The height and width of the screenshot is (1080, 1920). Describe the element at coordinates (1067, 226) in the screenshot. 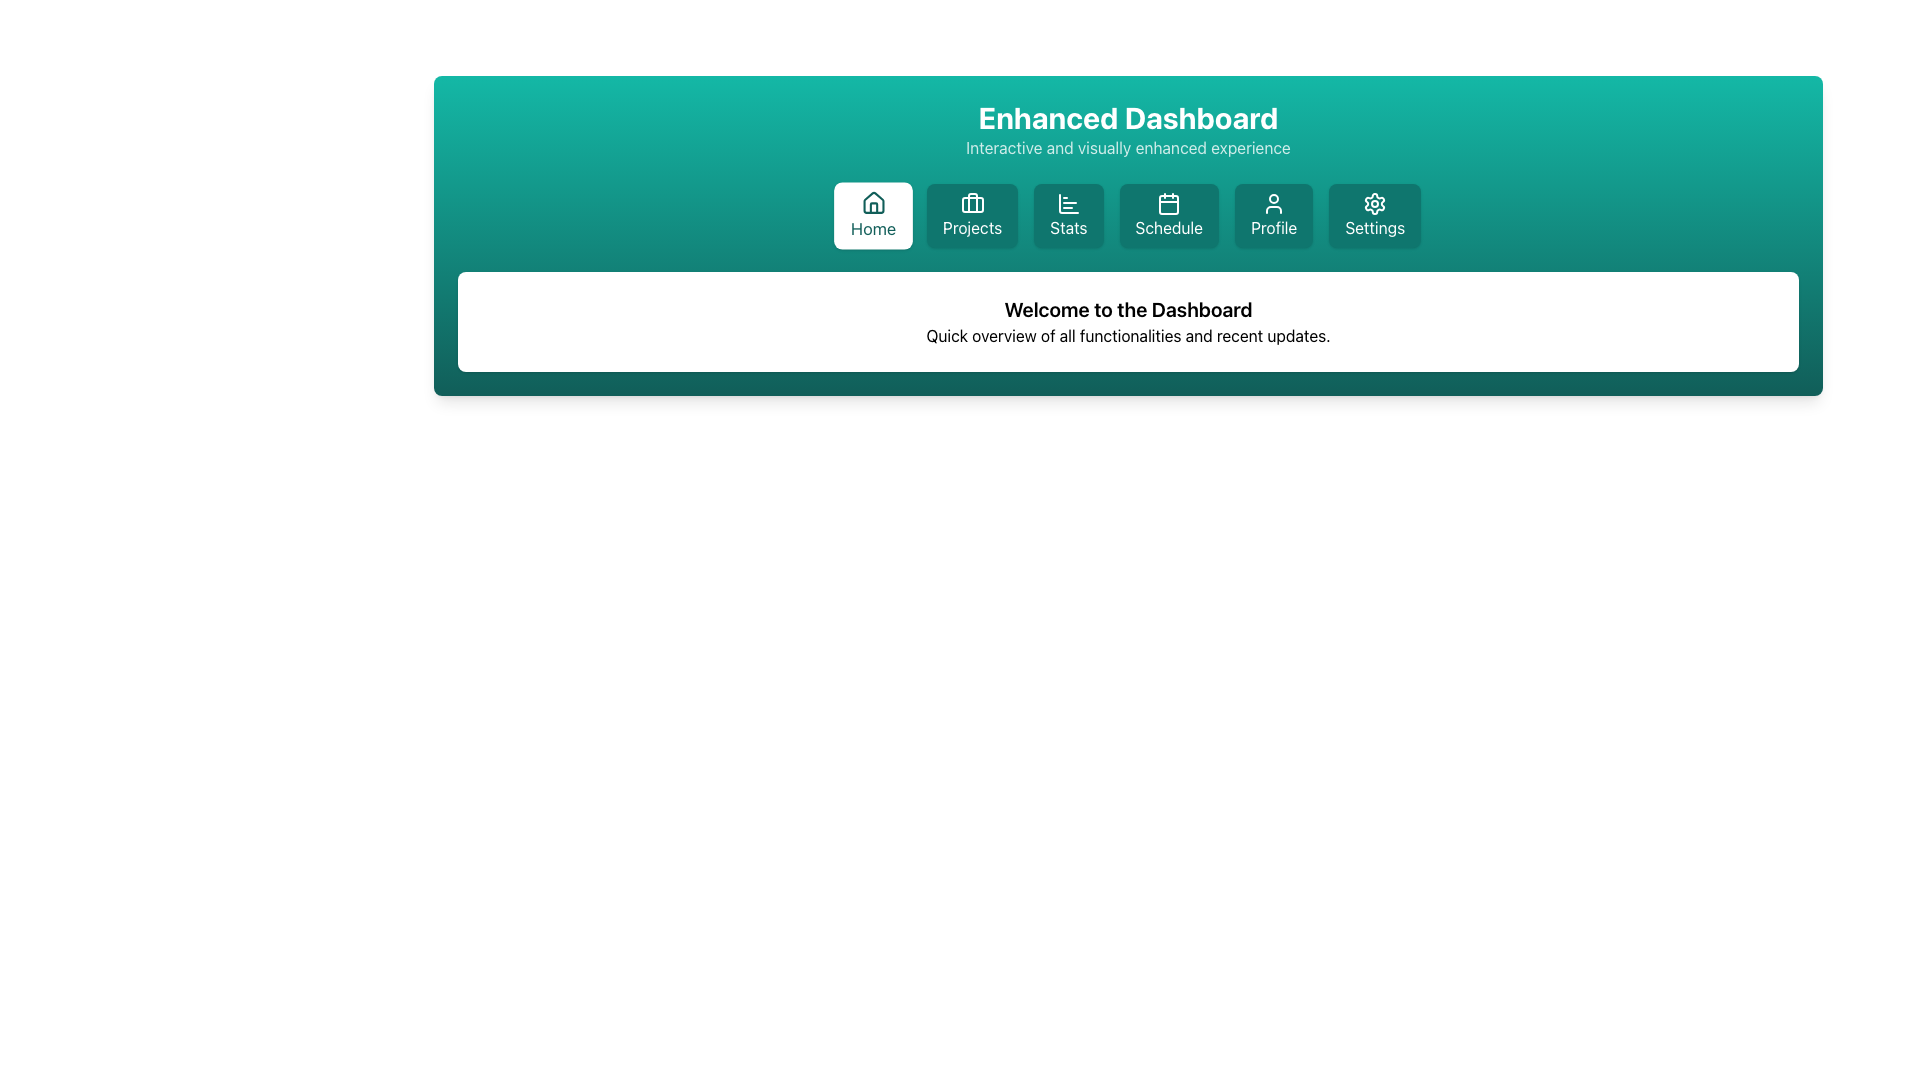

I see `the 'Stats' text label, which is part of the navigation button group` at that location.